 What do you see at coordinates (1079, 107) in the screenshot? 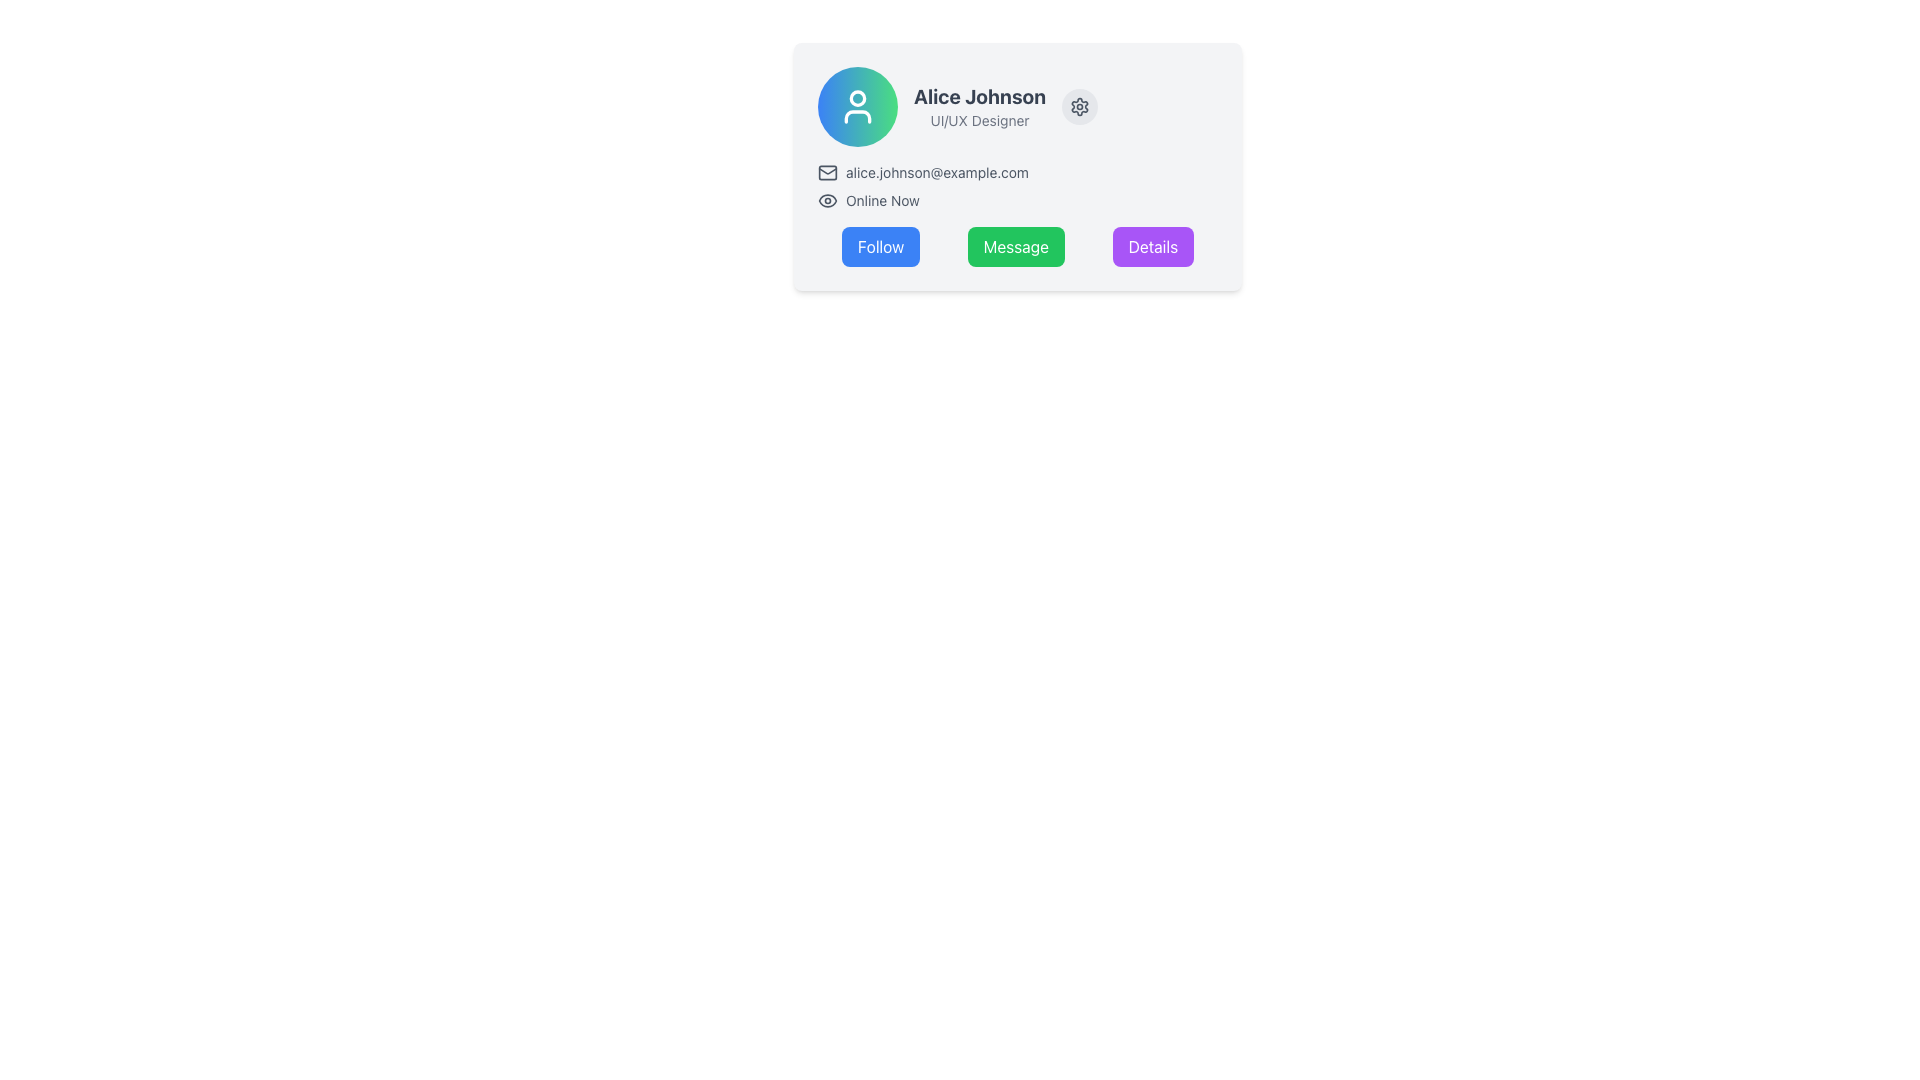
I see `the settings icon located at the top-right corner of the card UI component, adjacent to the name and role text ('Alice Johnson, UI/UX Designer')` at bounding box center [1079, 107].